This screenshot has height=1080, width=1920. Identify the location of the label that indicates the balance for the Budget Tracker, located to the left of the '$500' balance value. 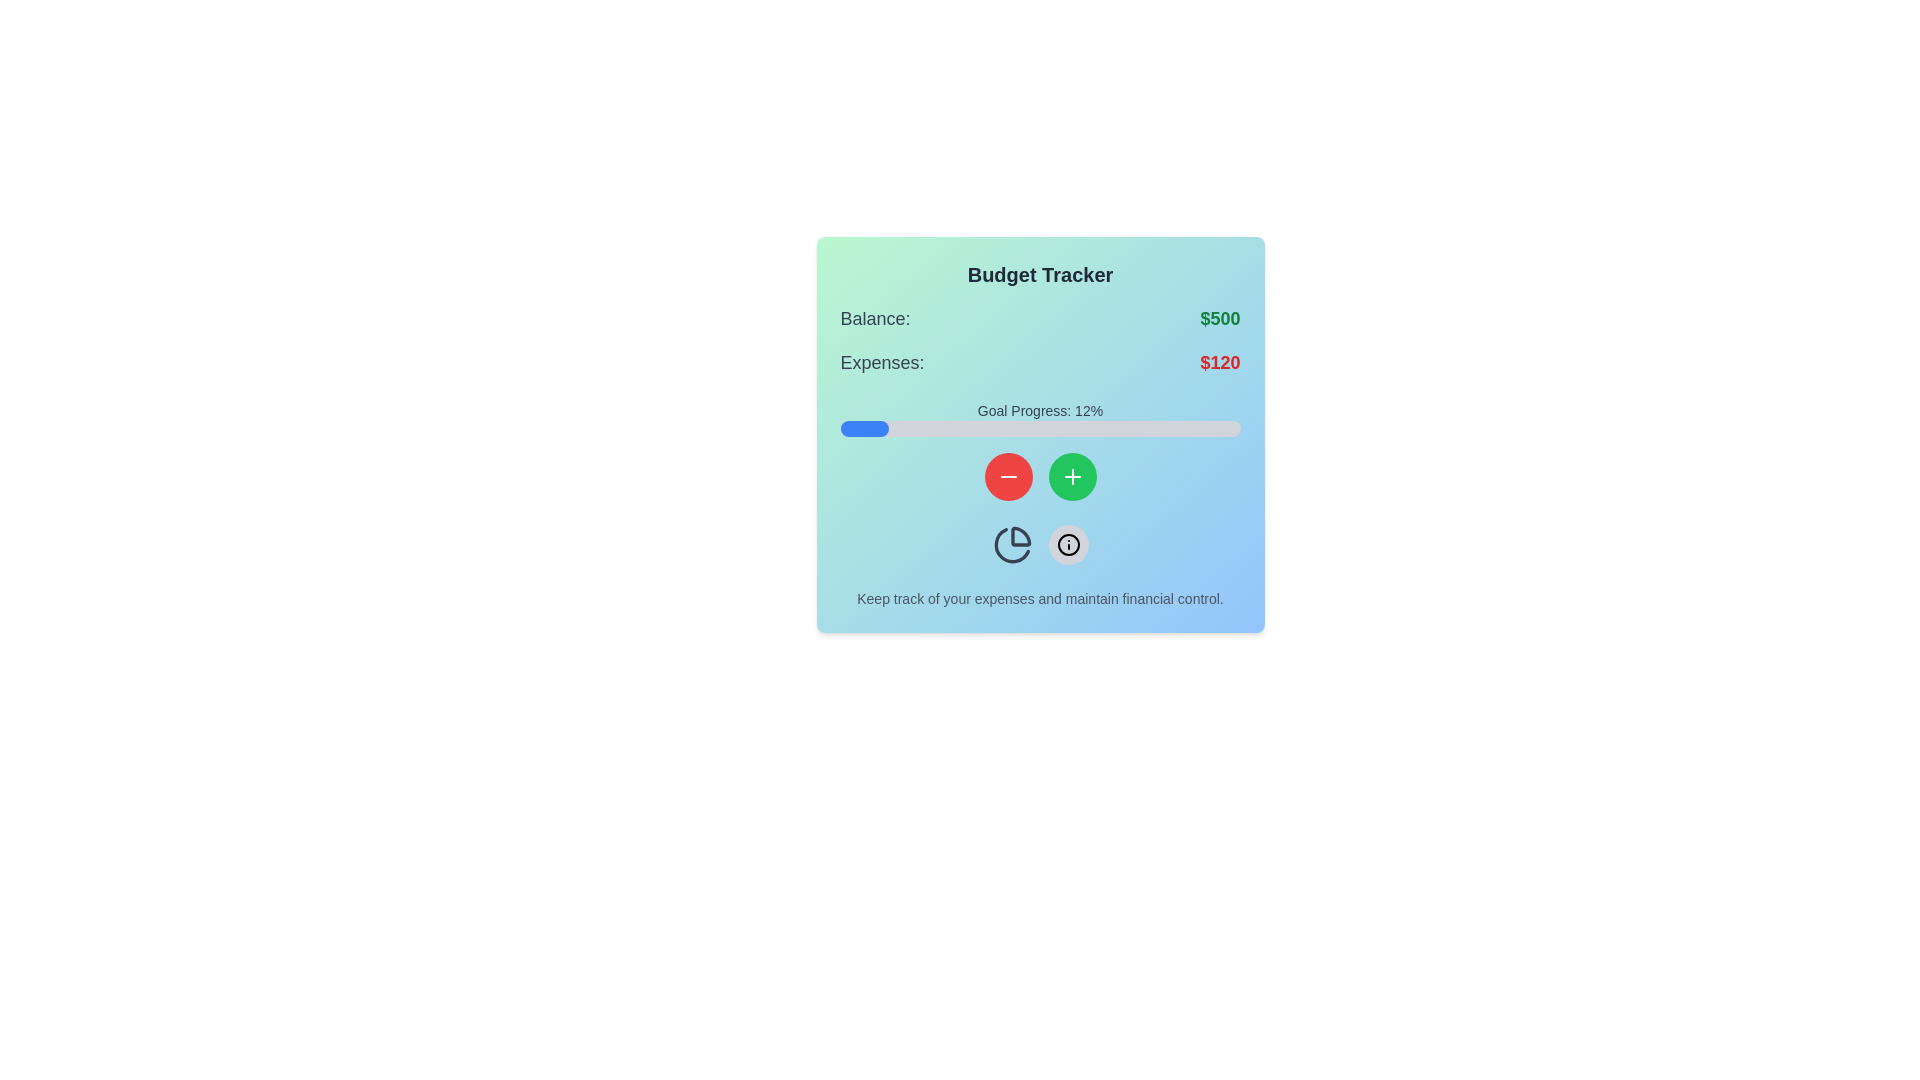
(875, 318).